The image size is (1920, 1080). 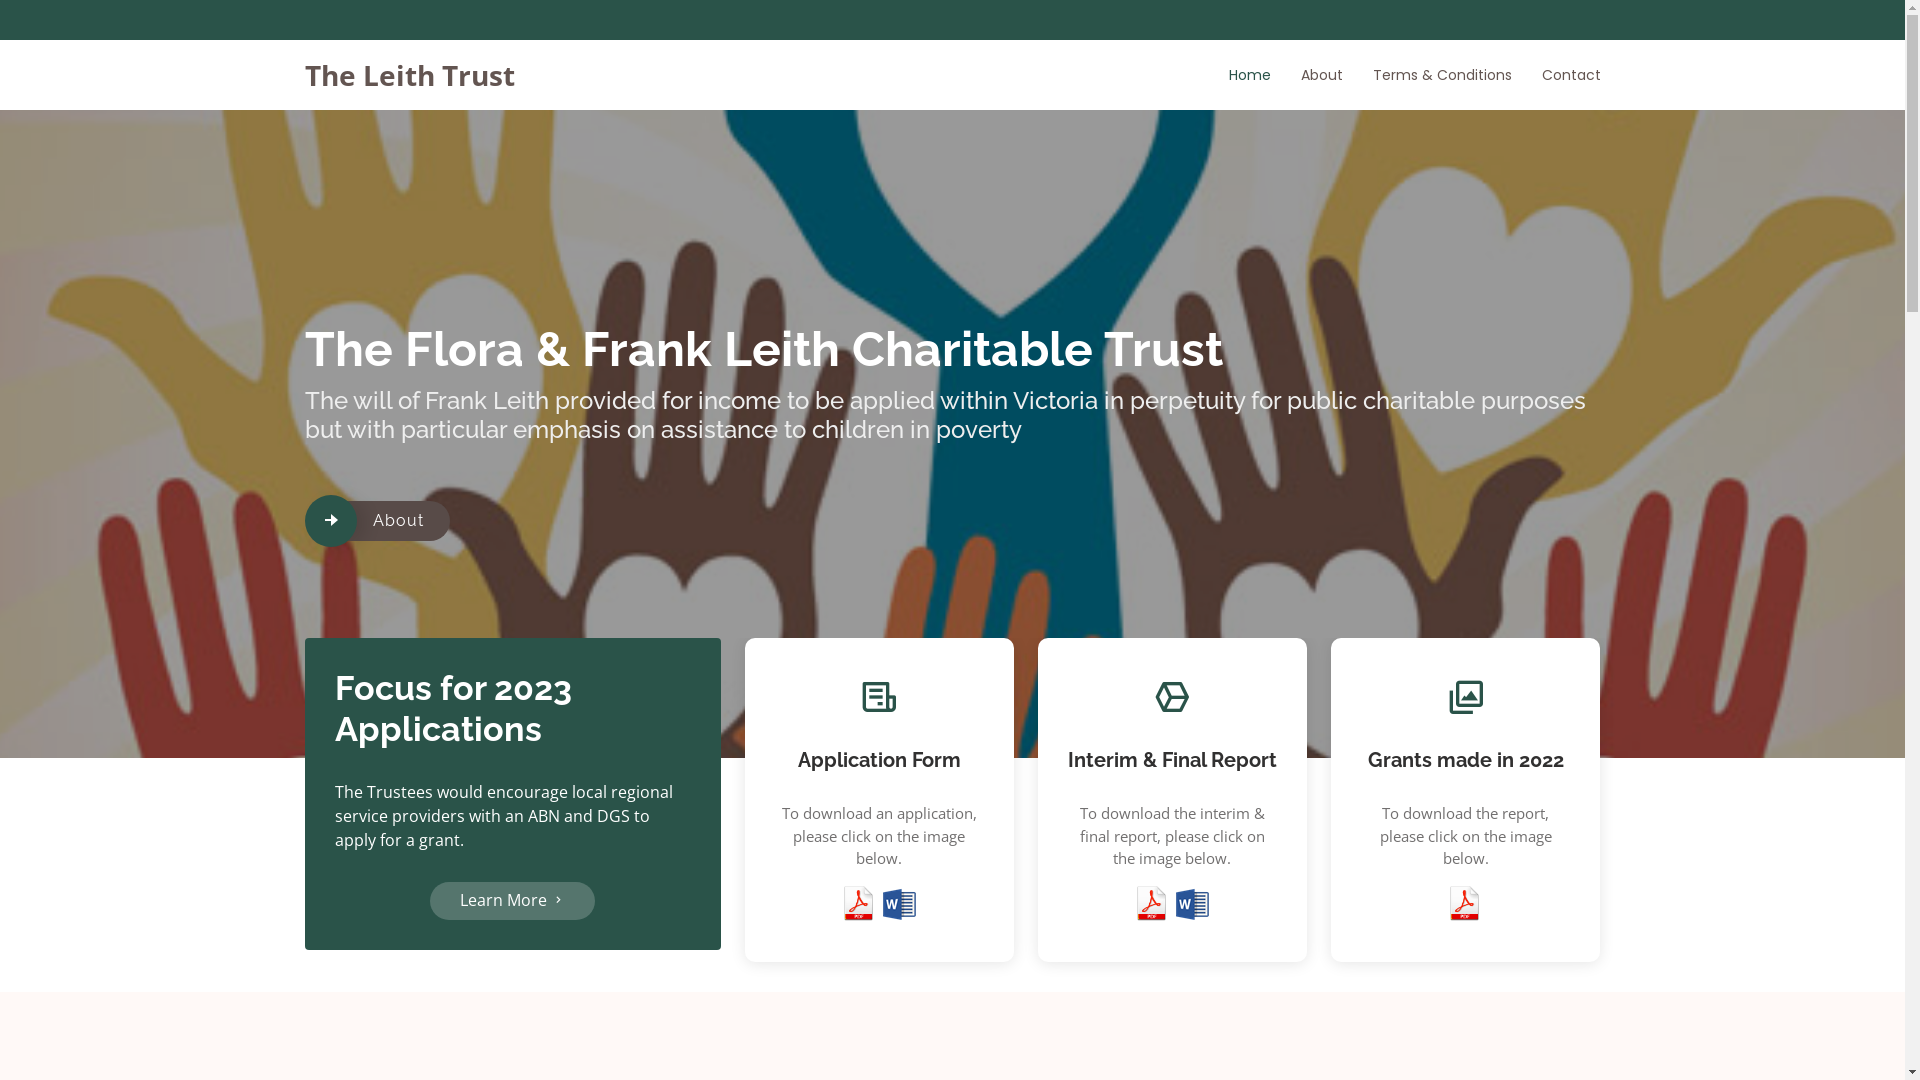 I want to click on 'Contact', so click(x=1555, y=73).